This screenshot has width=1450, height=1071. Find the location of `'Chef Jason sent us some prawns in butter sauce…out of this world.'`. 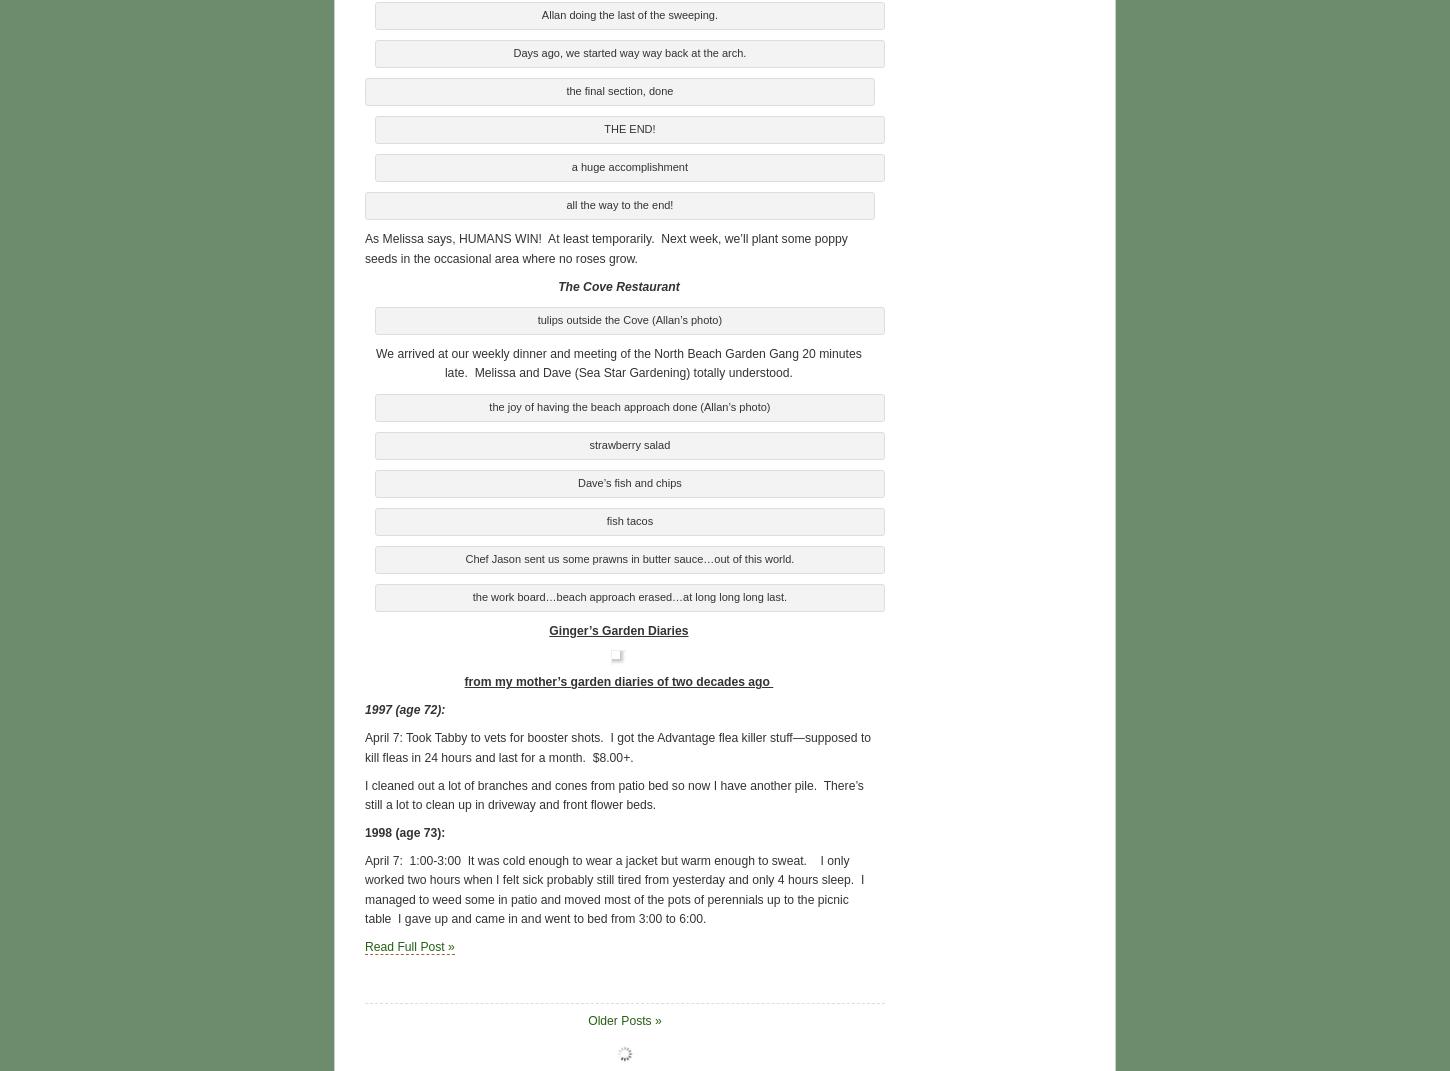

'Chef Jason sent us some prawns in butter sauce…out of this world.' is located at coordinates (628, 555).